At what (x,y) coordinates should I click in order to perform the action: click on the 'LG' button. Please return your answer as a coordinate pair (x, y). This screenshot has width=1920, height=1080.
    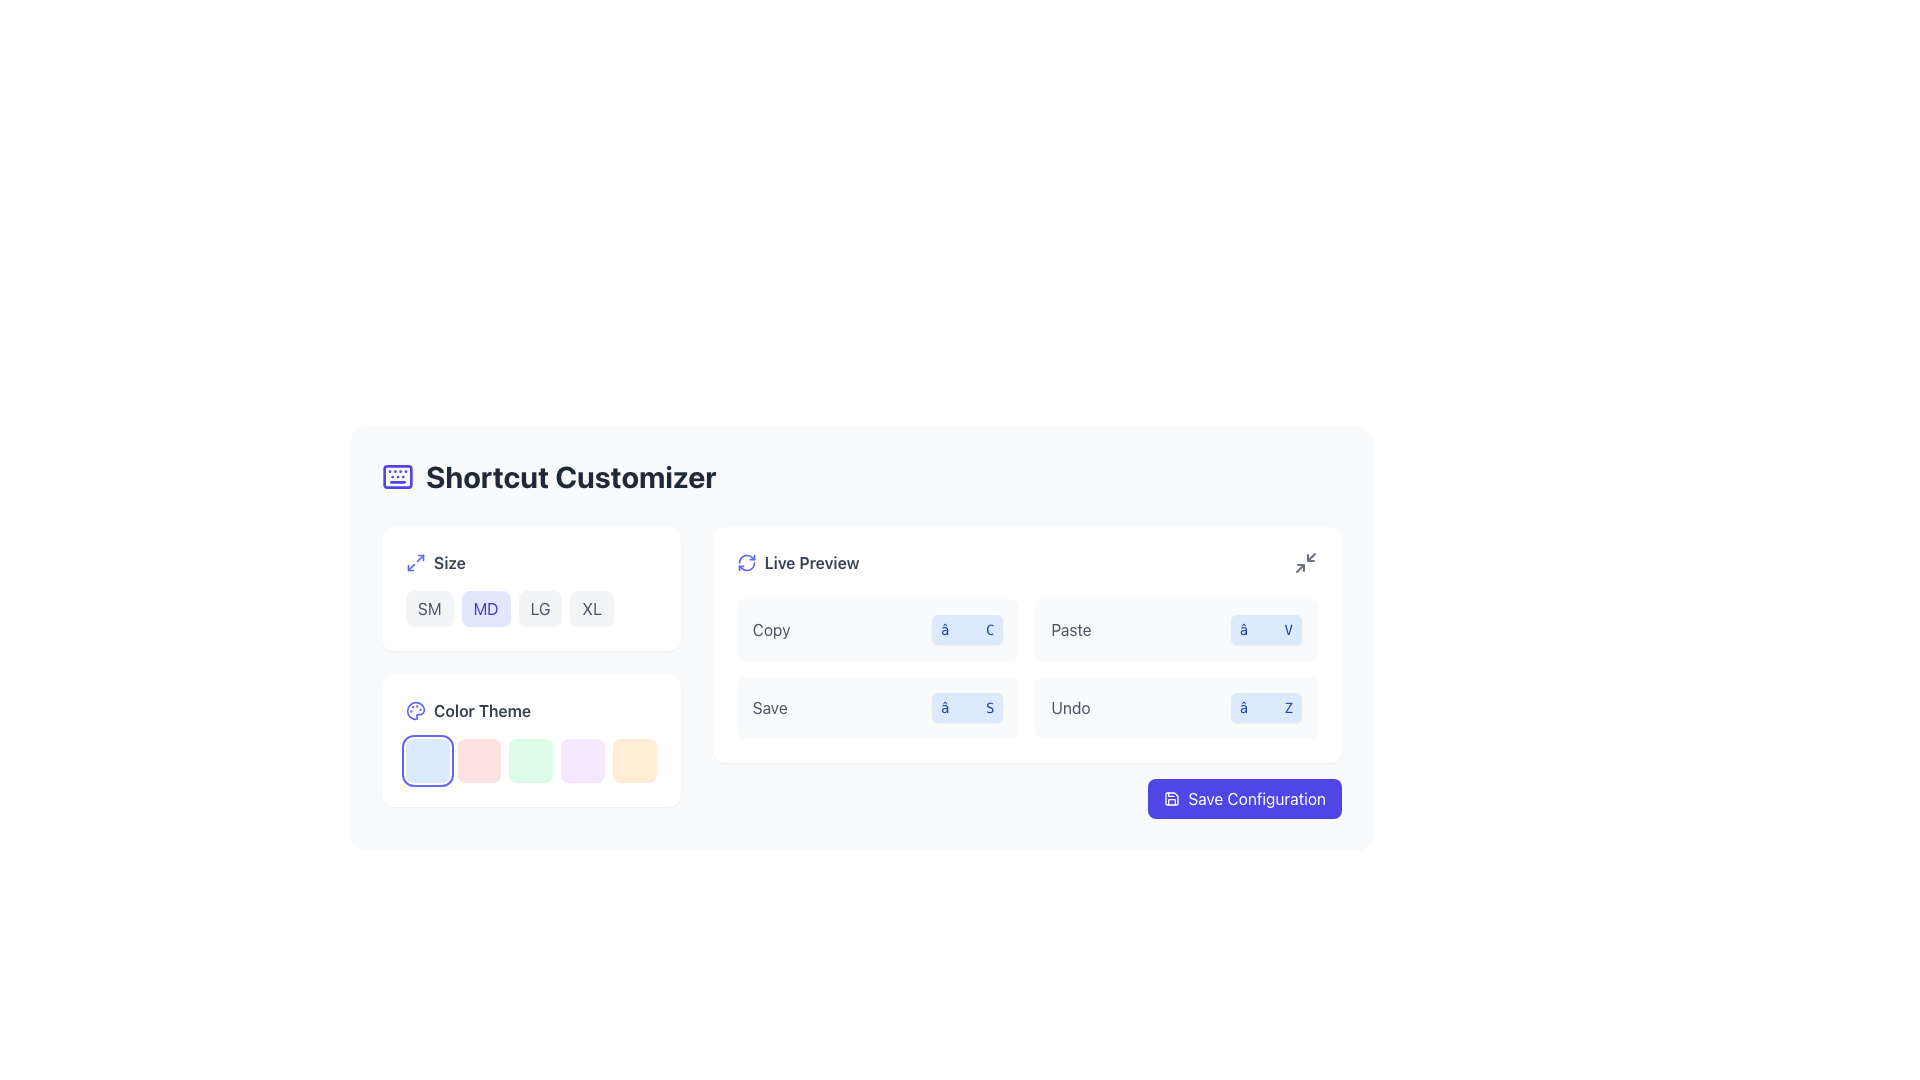
    Looking at the image, I should click on (540, 608).